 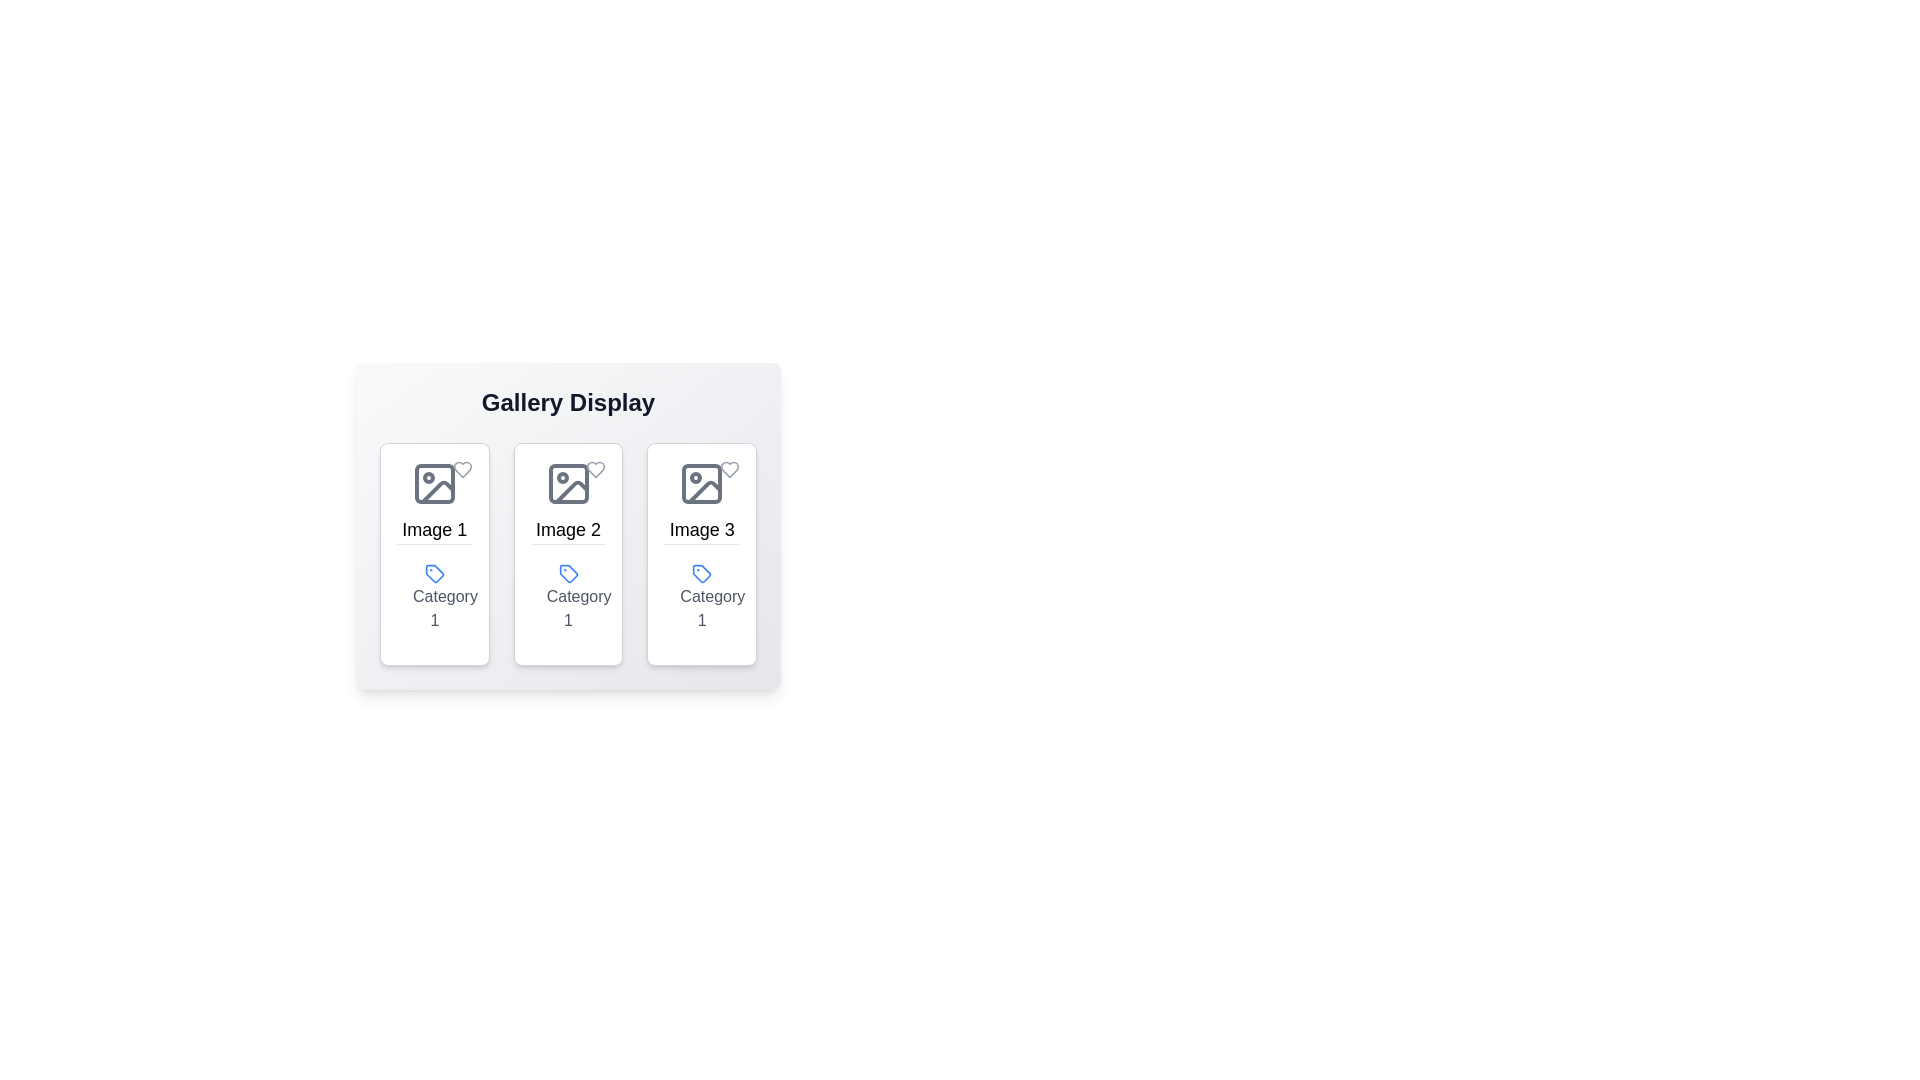 I want to click on the favoriting icon button located at the top-right corner of the card labeled 'Image 1 Category 1' to change its color, so click(x=461, y=470).